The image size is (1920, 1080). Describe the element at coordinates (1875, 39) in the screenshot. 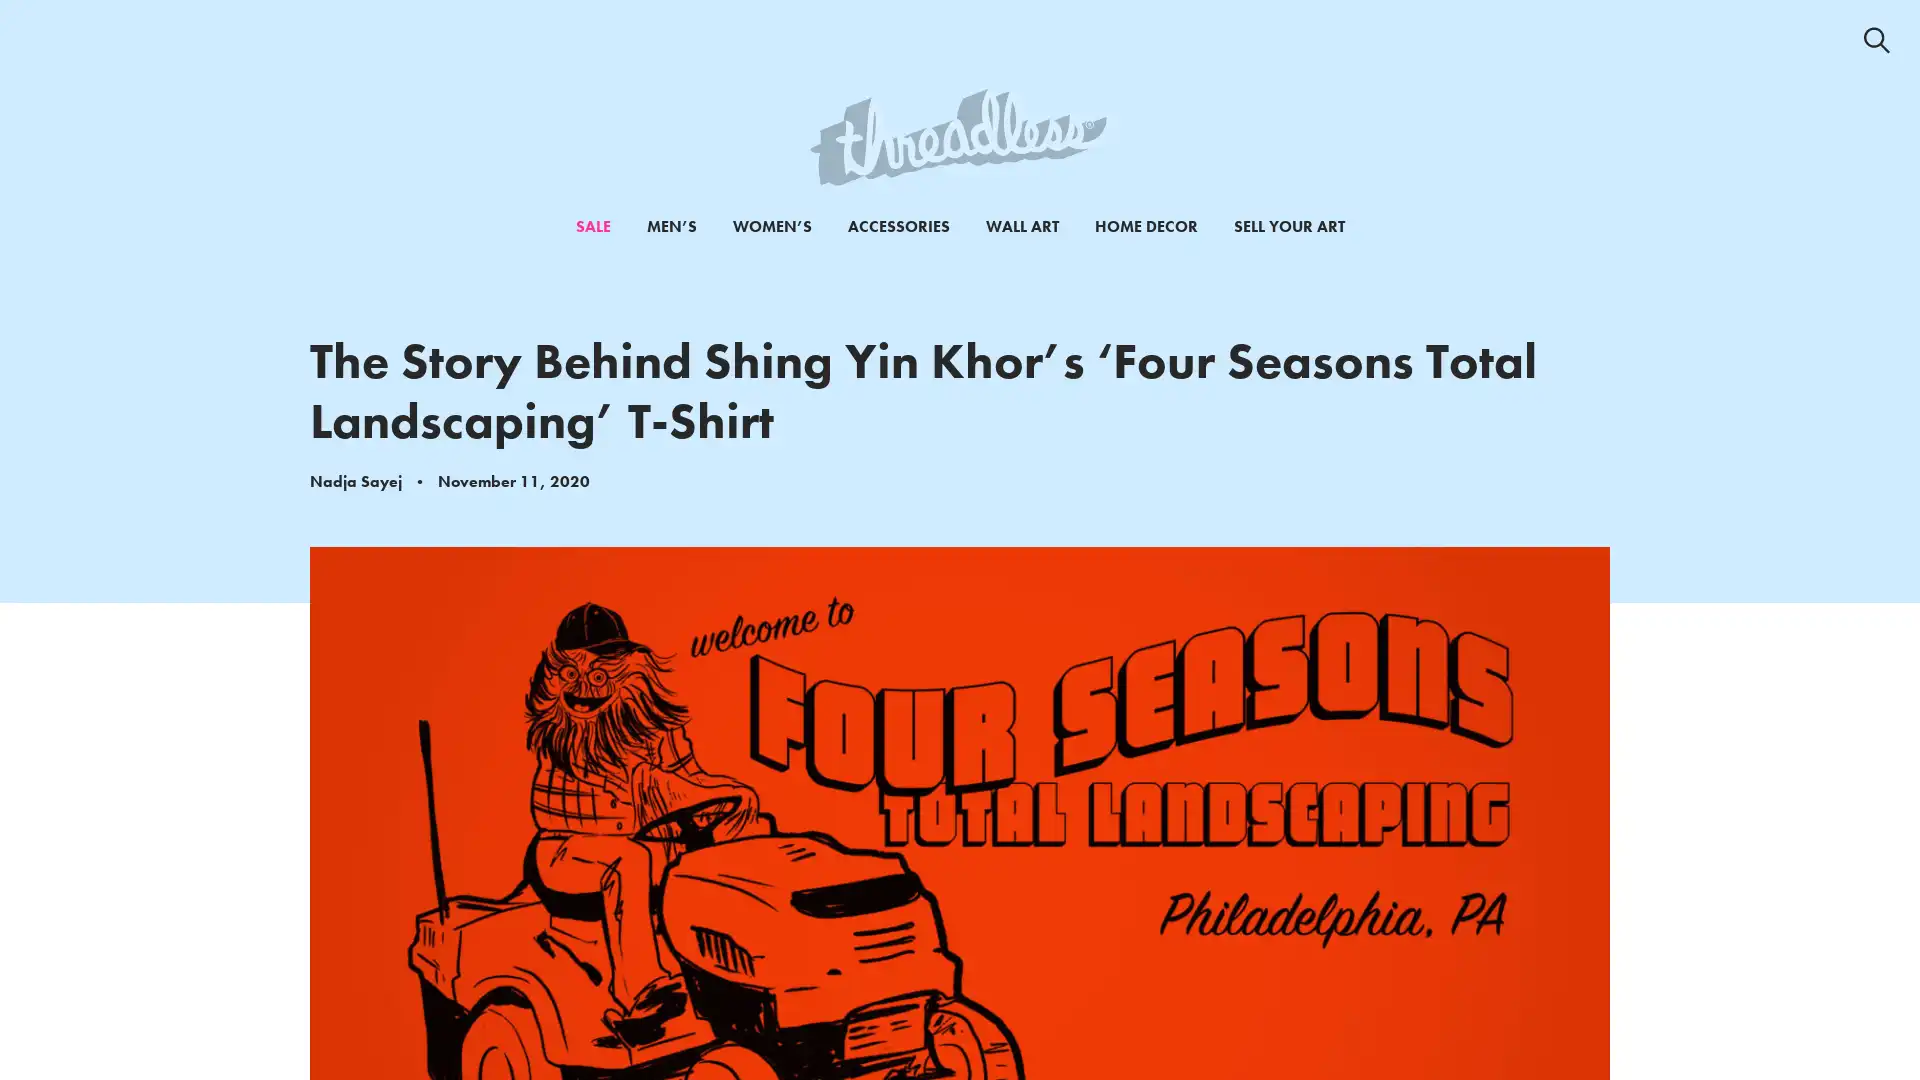

I see `Search` at that location.